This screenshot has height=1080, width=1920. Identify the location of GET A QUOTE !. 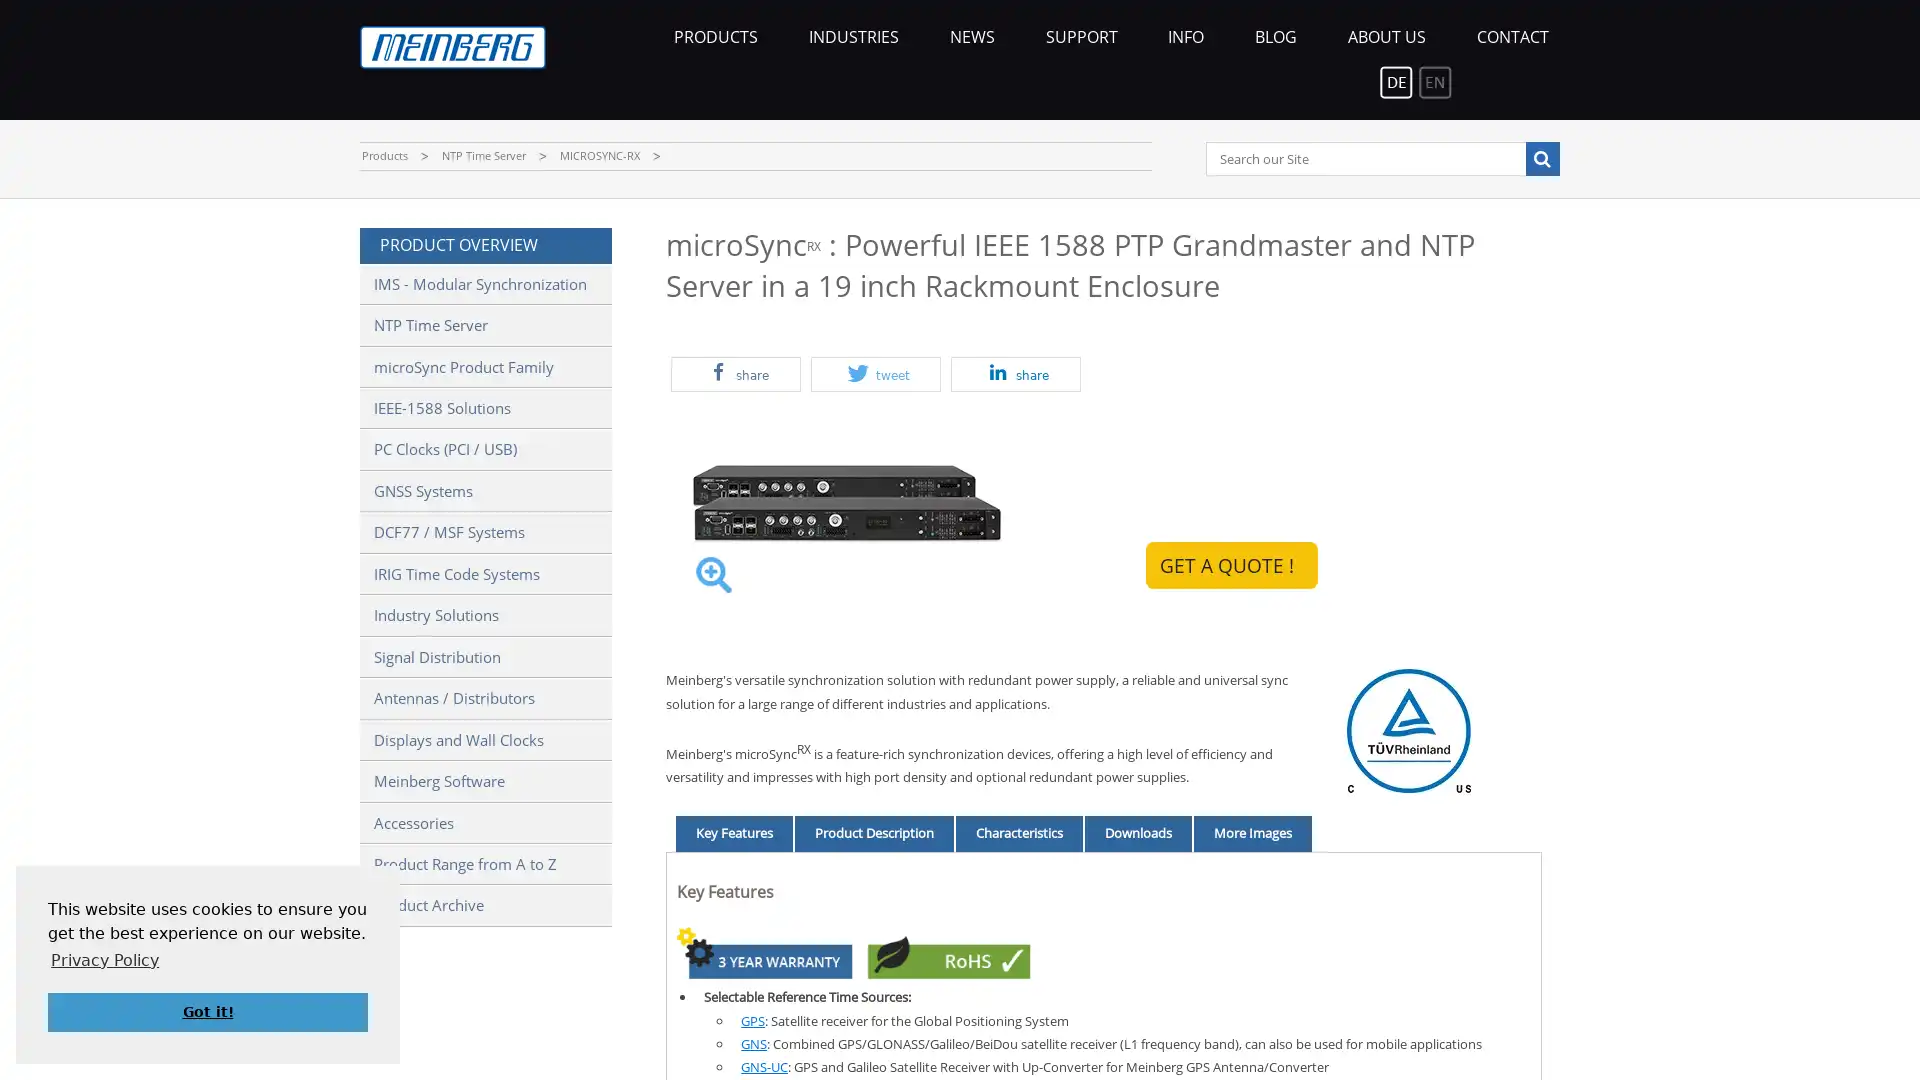
(1230, 564).